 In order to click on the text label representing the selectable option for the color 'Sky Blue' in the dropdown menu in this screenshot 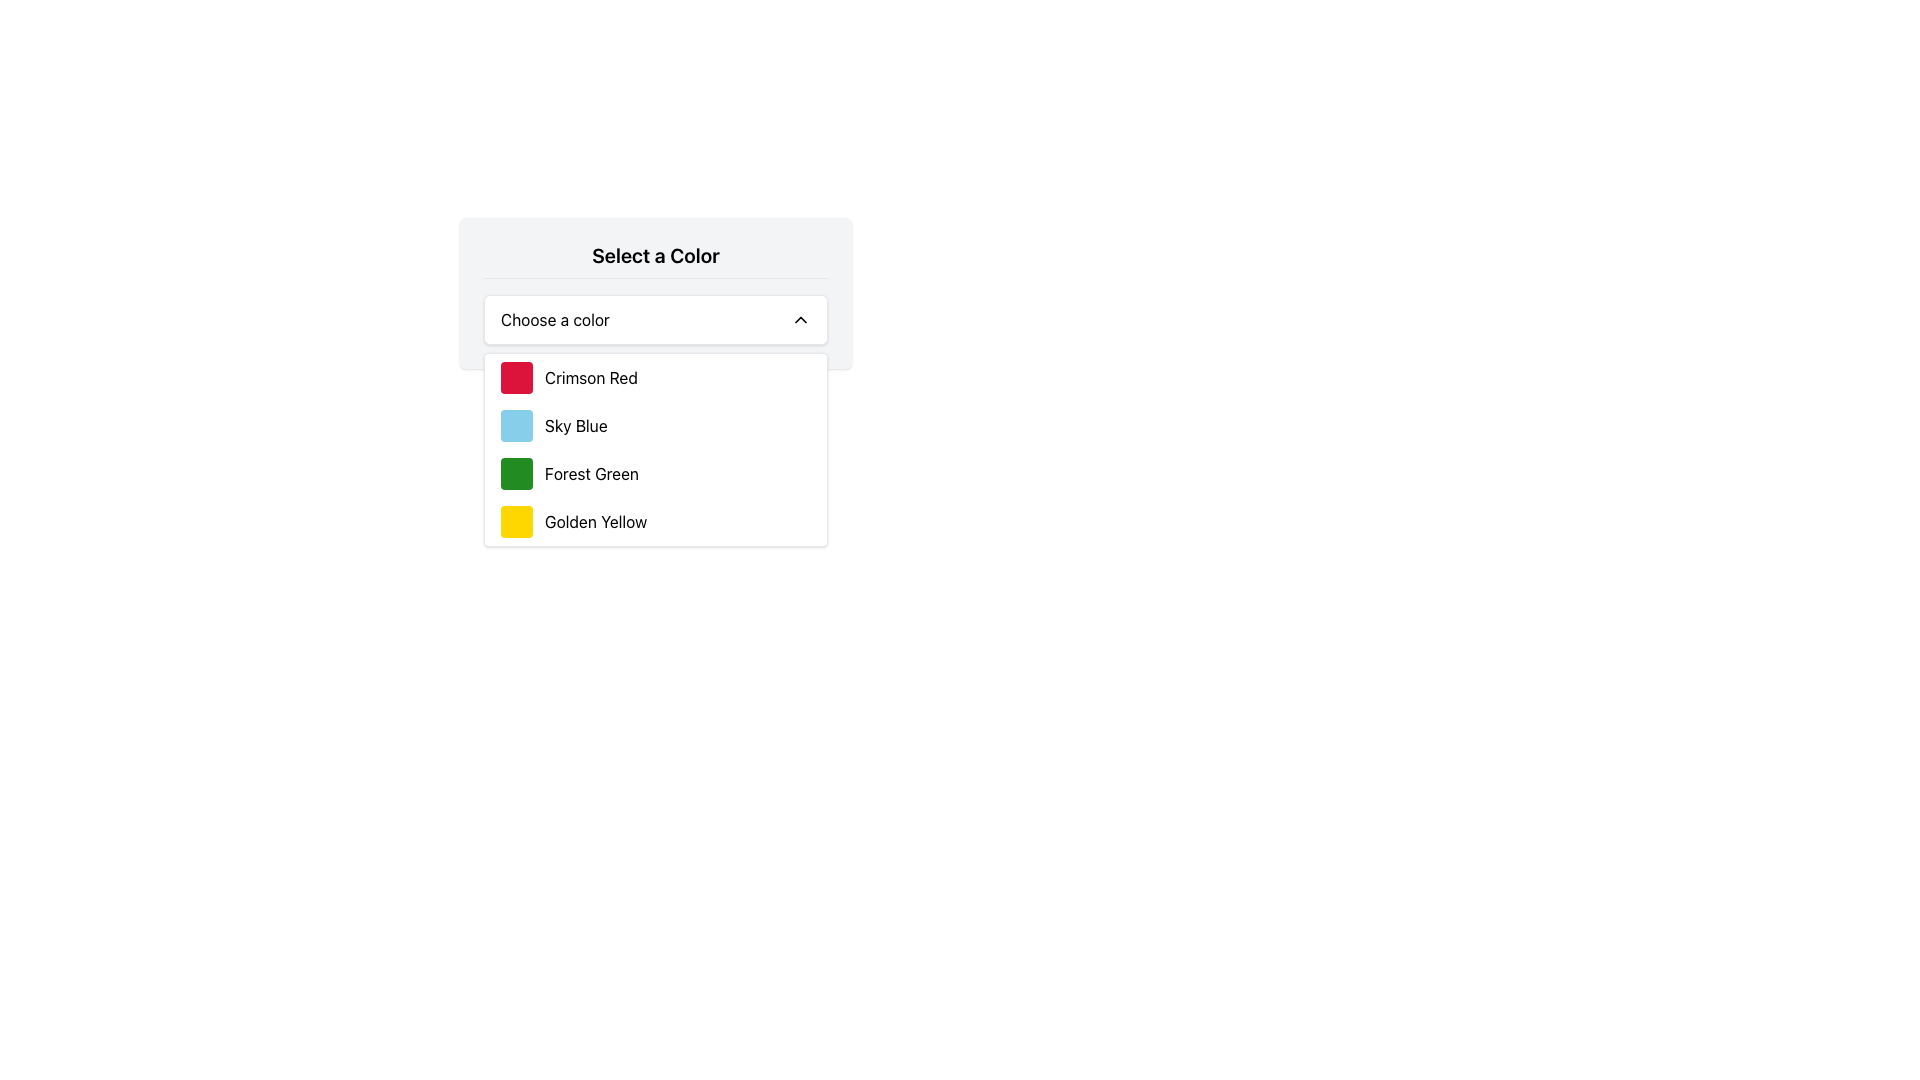, I will do `click(575, 424)`.